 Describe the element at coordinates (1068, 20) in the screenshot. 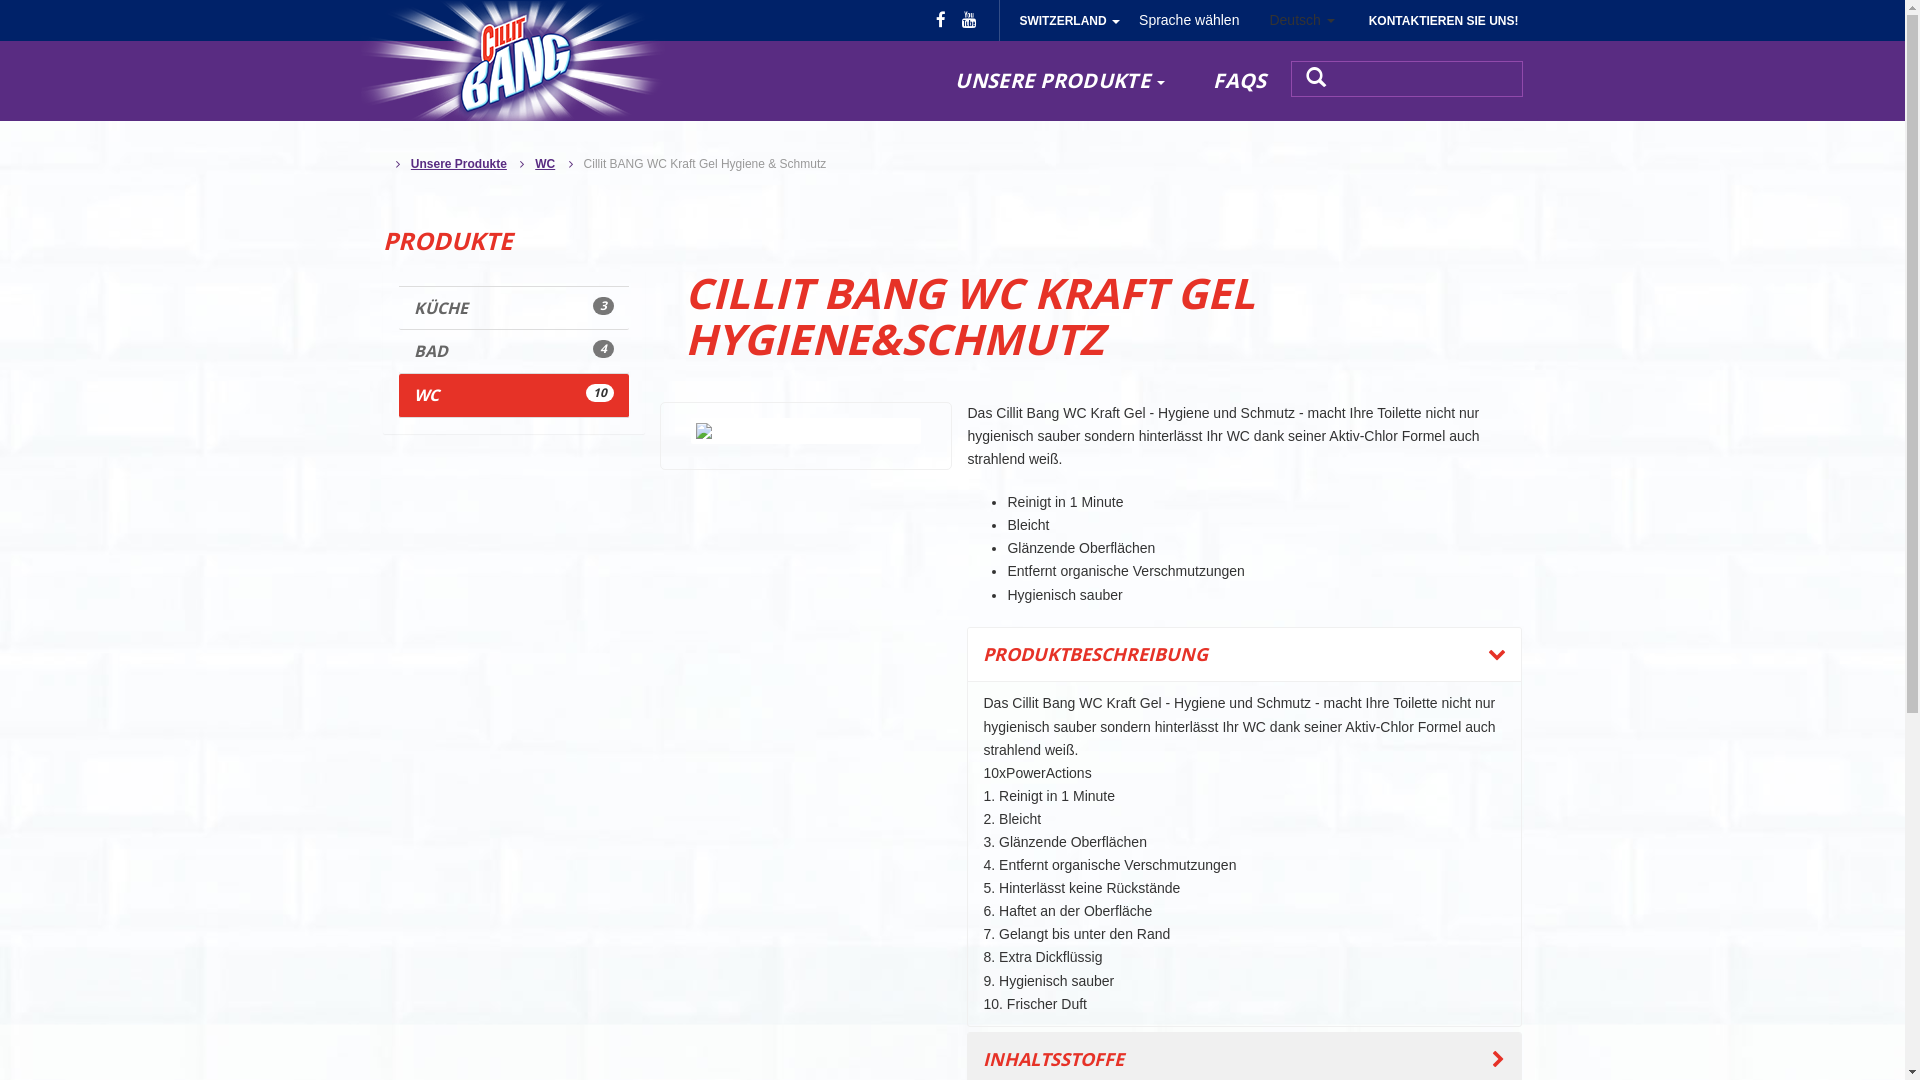

I see `'SWITZERLAND'` at that location.